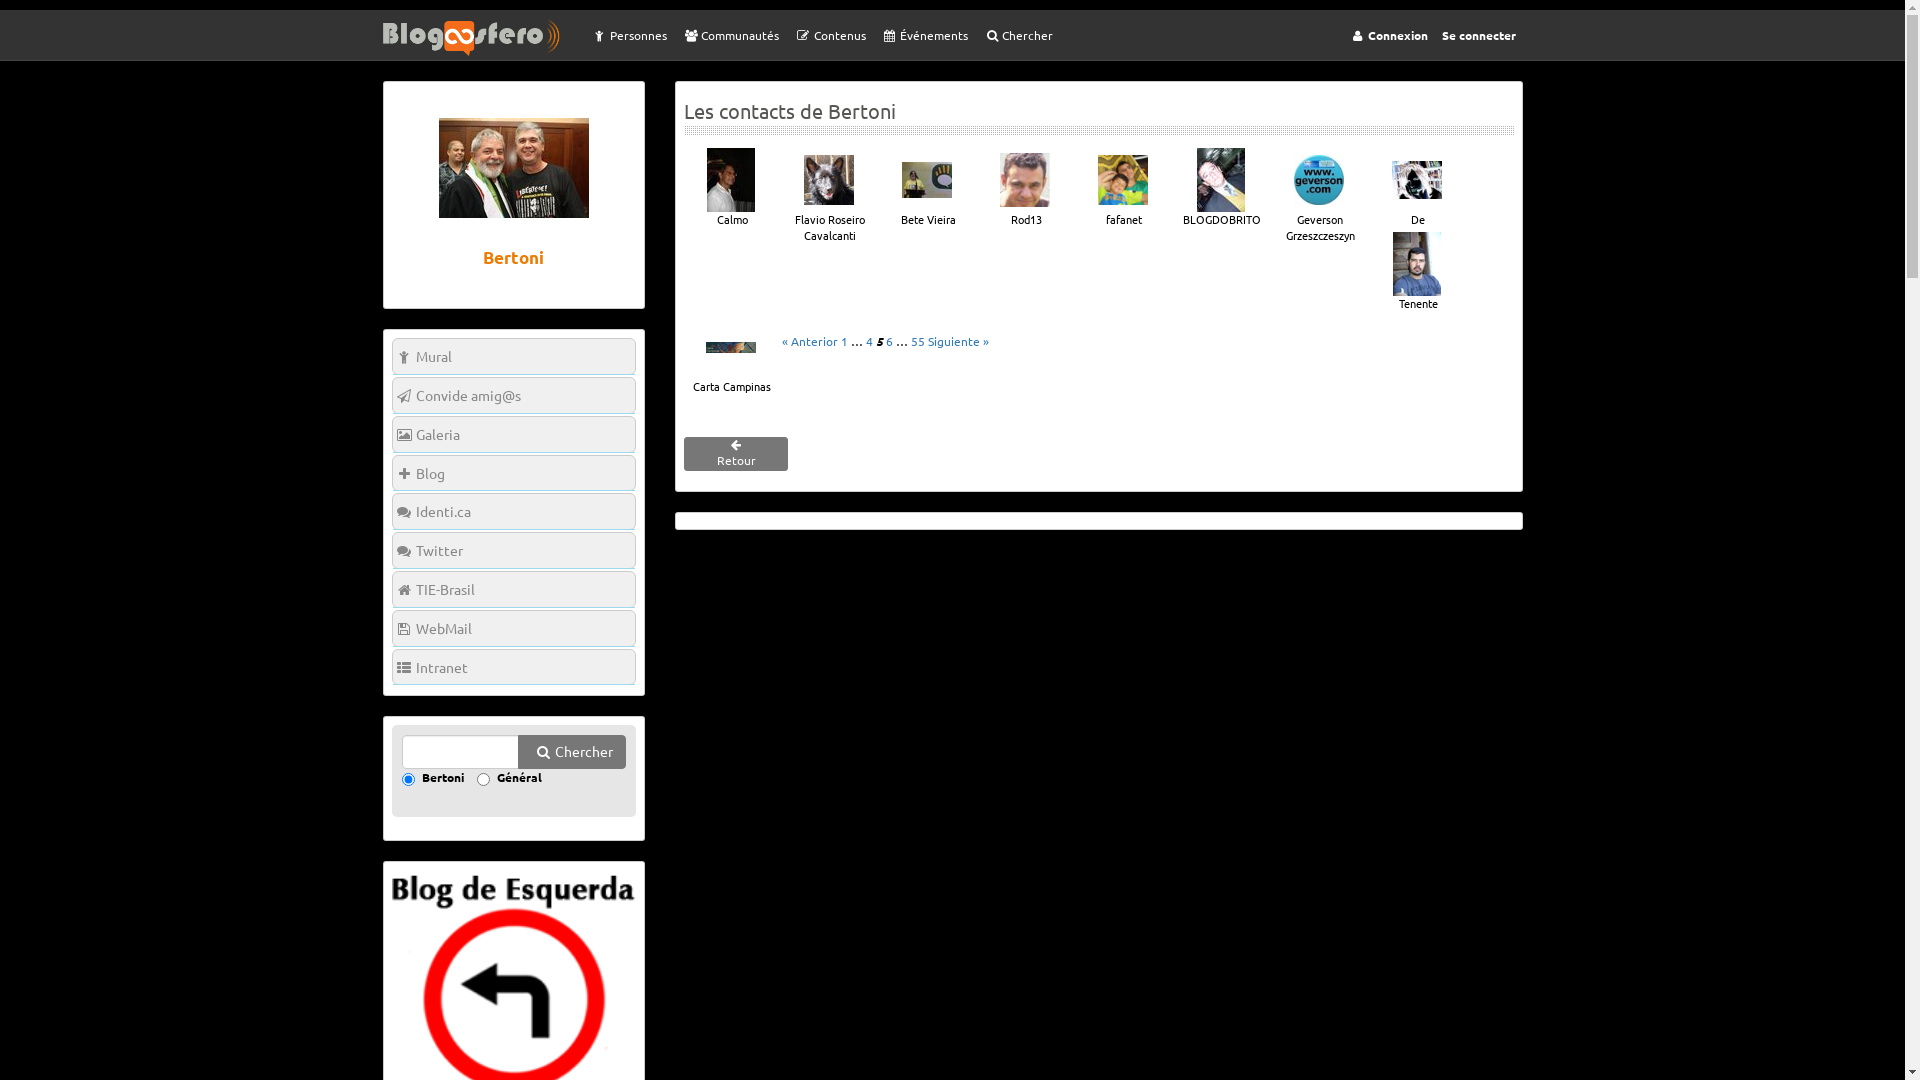 This screenshot has height=1080, width=1920. Describe the element at coordinates (888, 339) in the screenshot. I see `'6'` at that location.